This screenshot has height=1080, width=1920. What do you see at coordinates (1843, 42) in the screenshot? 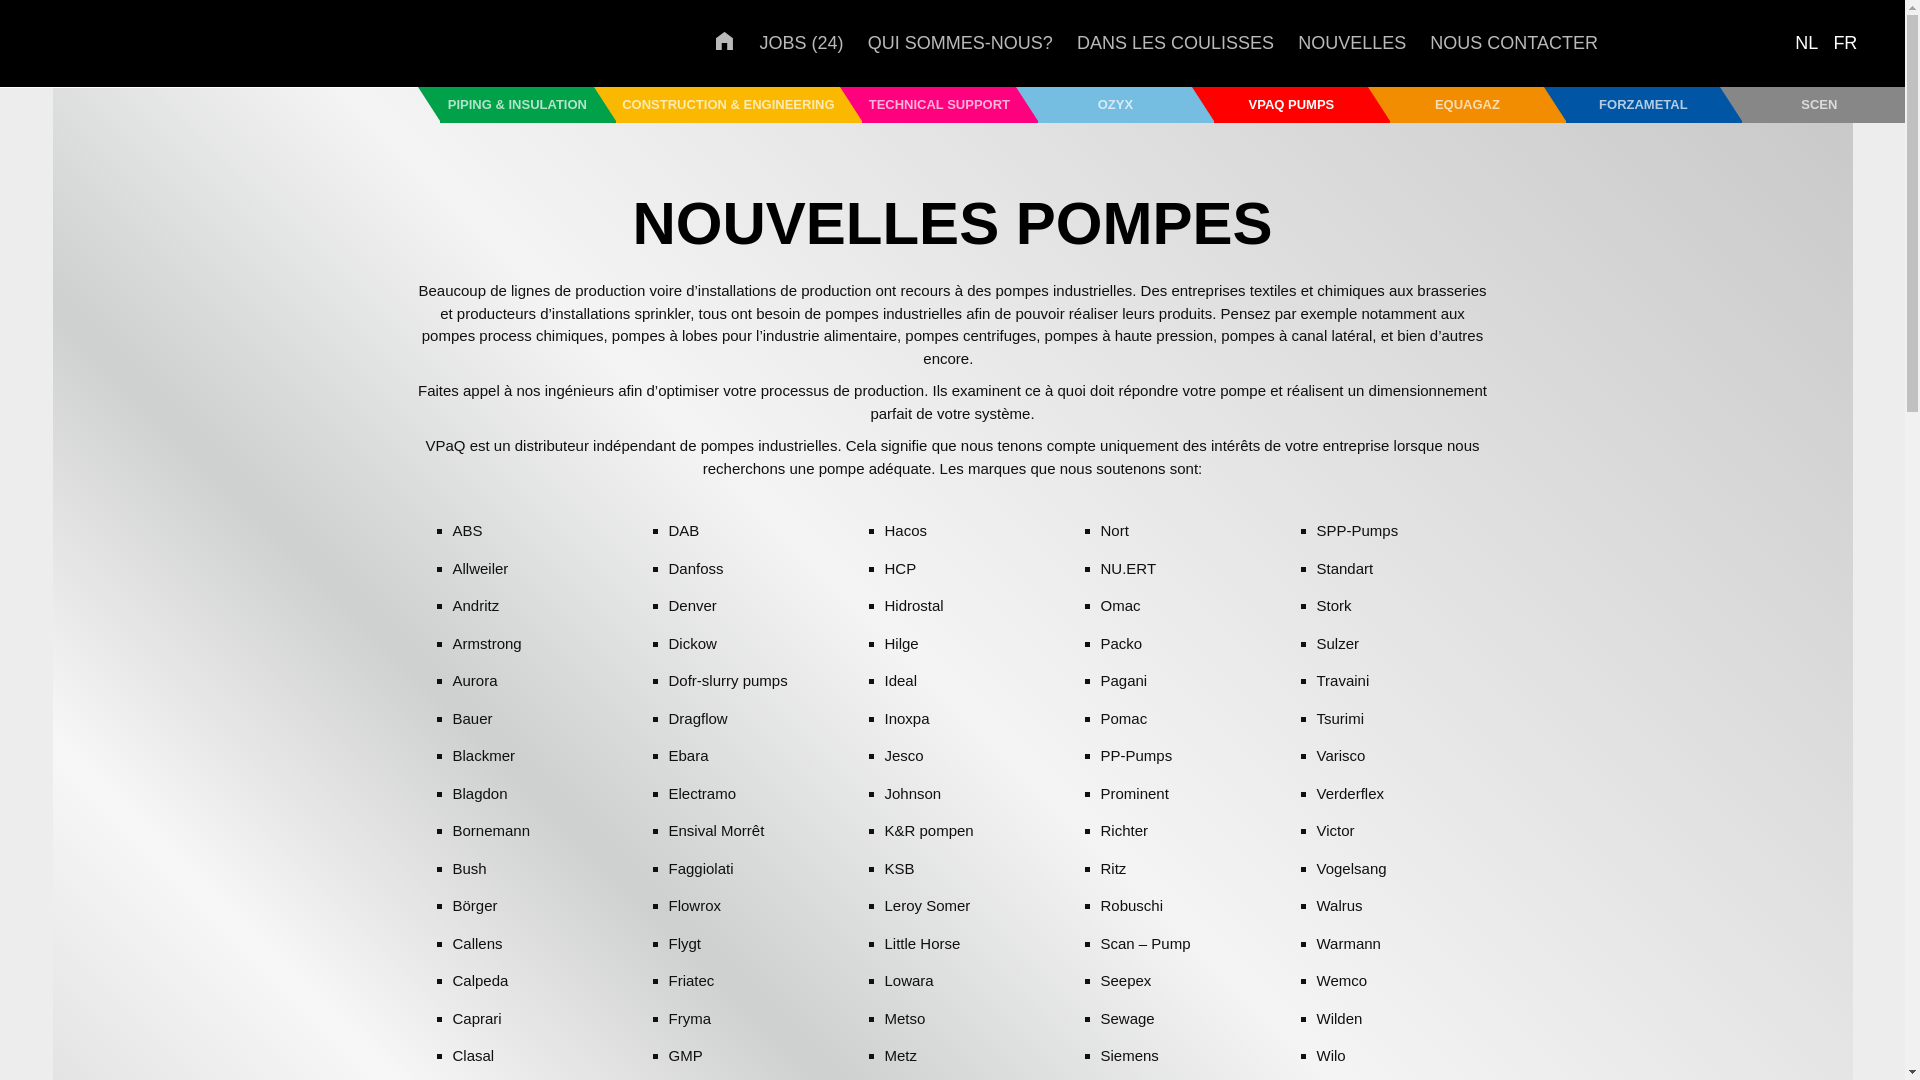
I see `'FR'` at bounding box center [1843, 42].